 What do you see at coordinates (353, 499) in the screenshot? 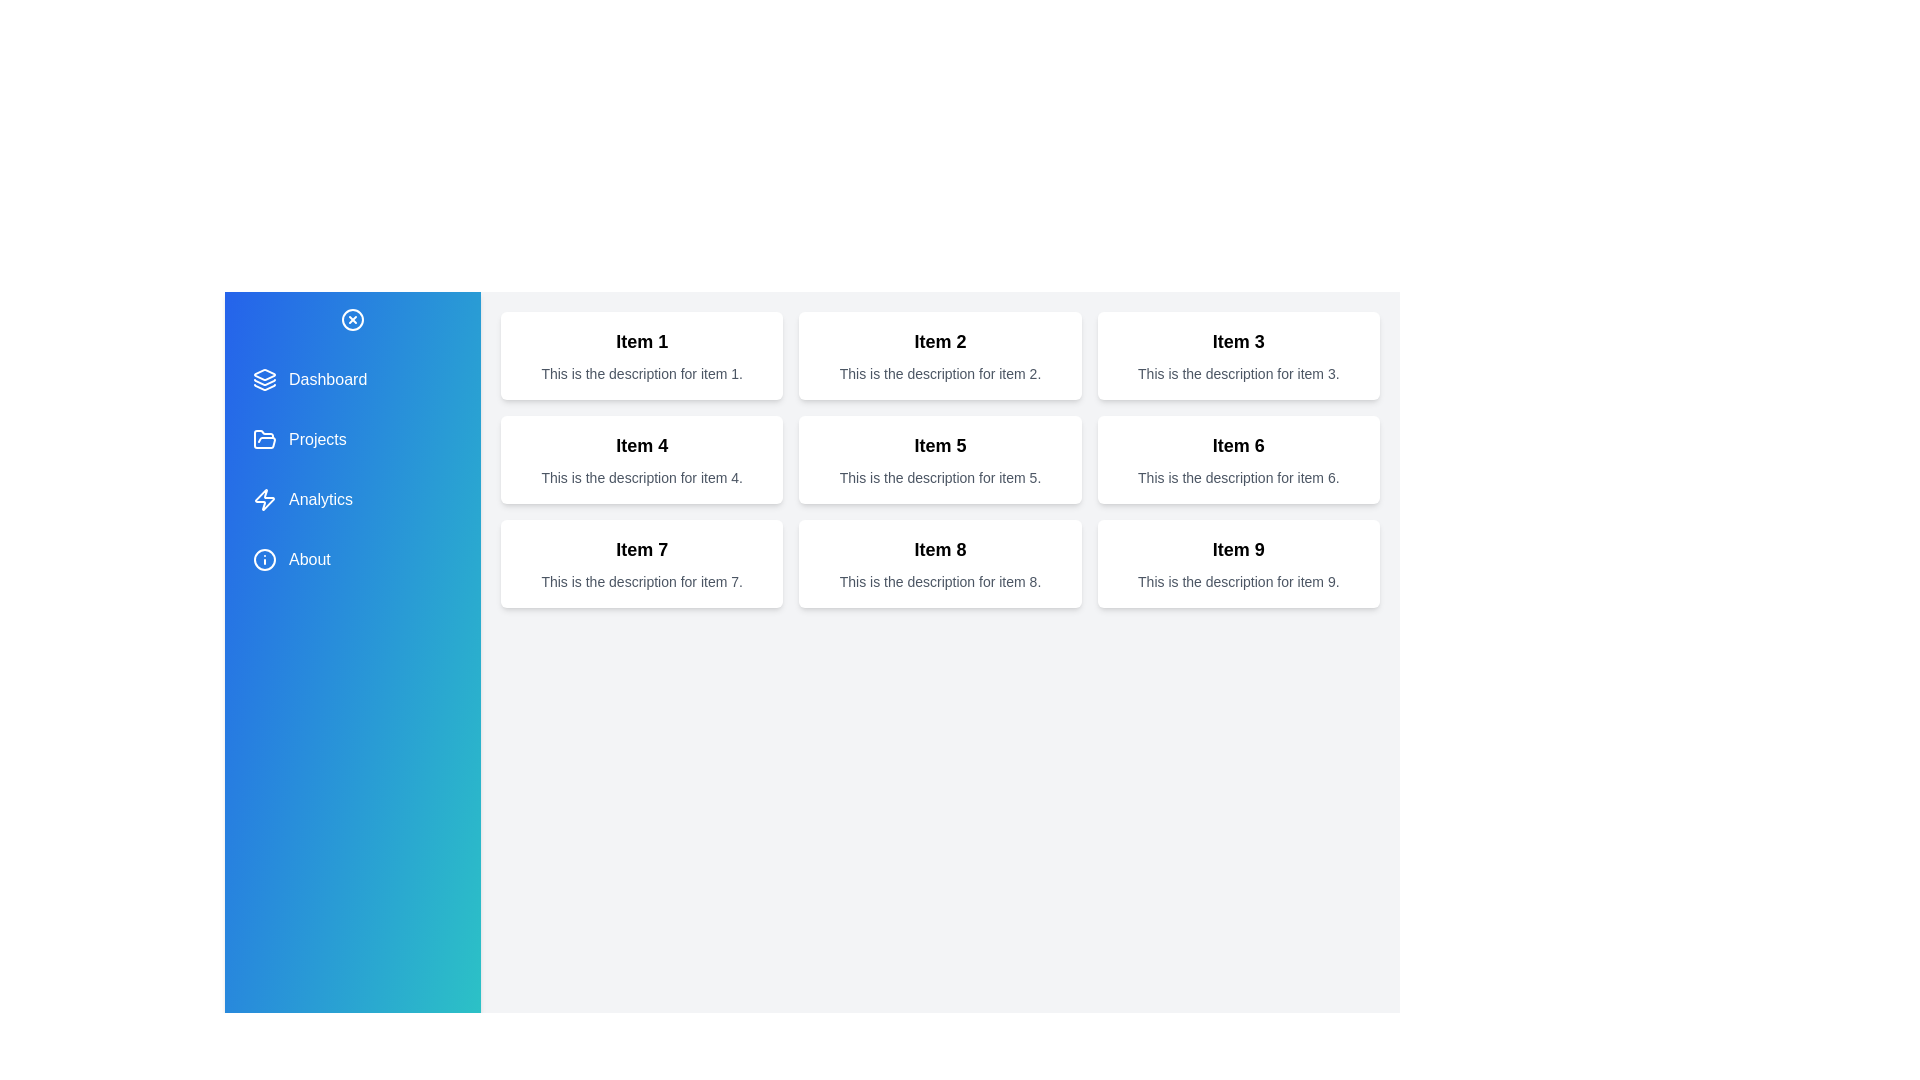
I see `the menu item 'Analytics' to observe its hover effect` at bounding box center [353, 499].